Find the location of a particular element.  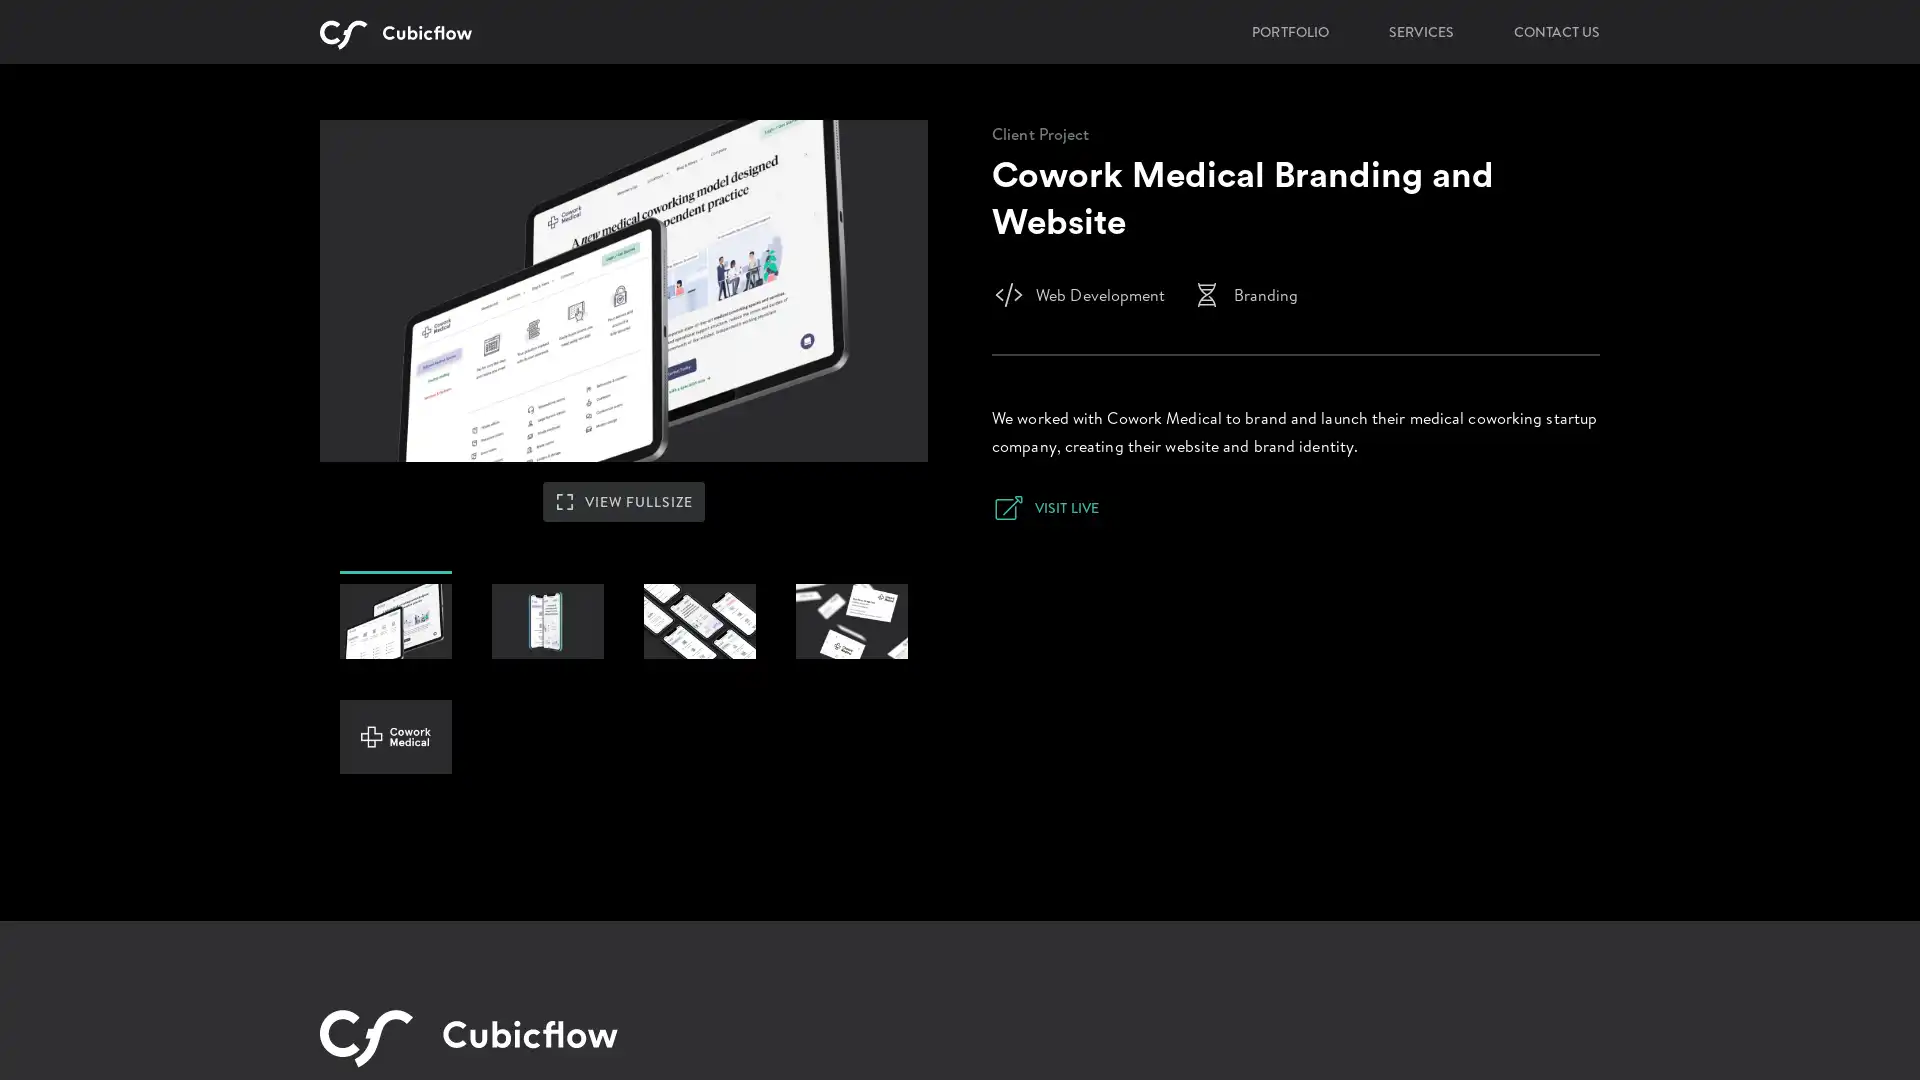

# is located at coordinates (395, 805).